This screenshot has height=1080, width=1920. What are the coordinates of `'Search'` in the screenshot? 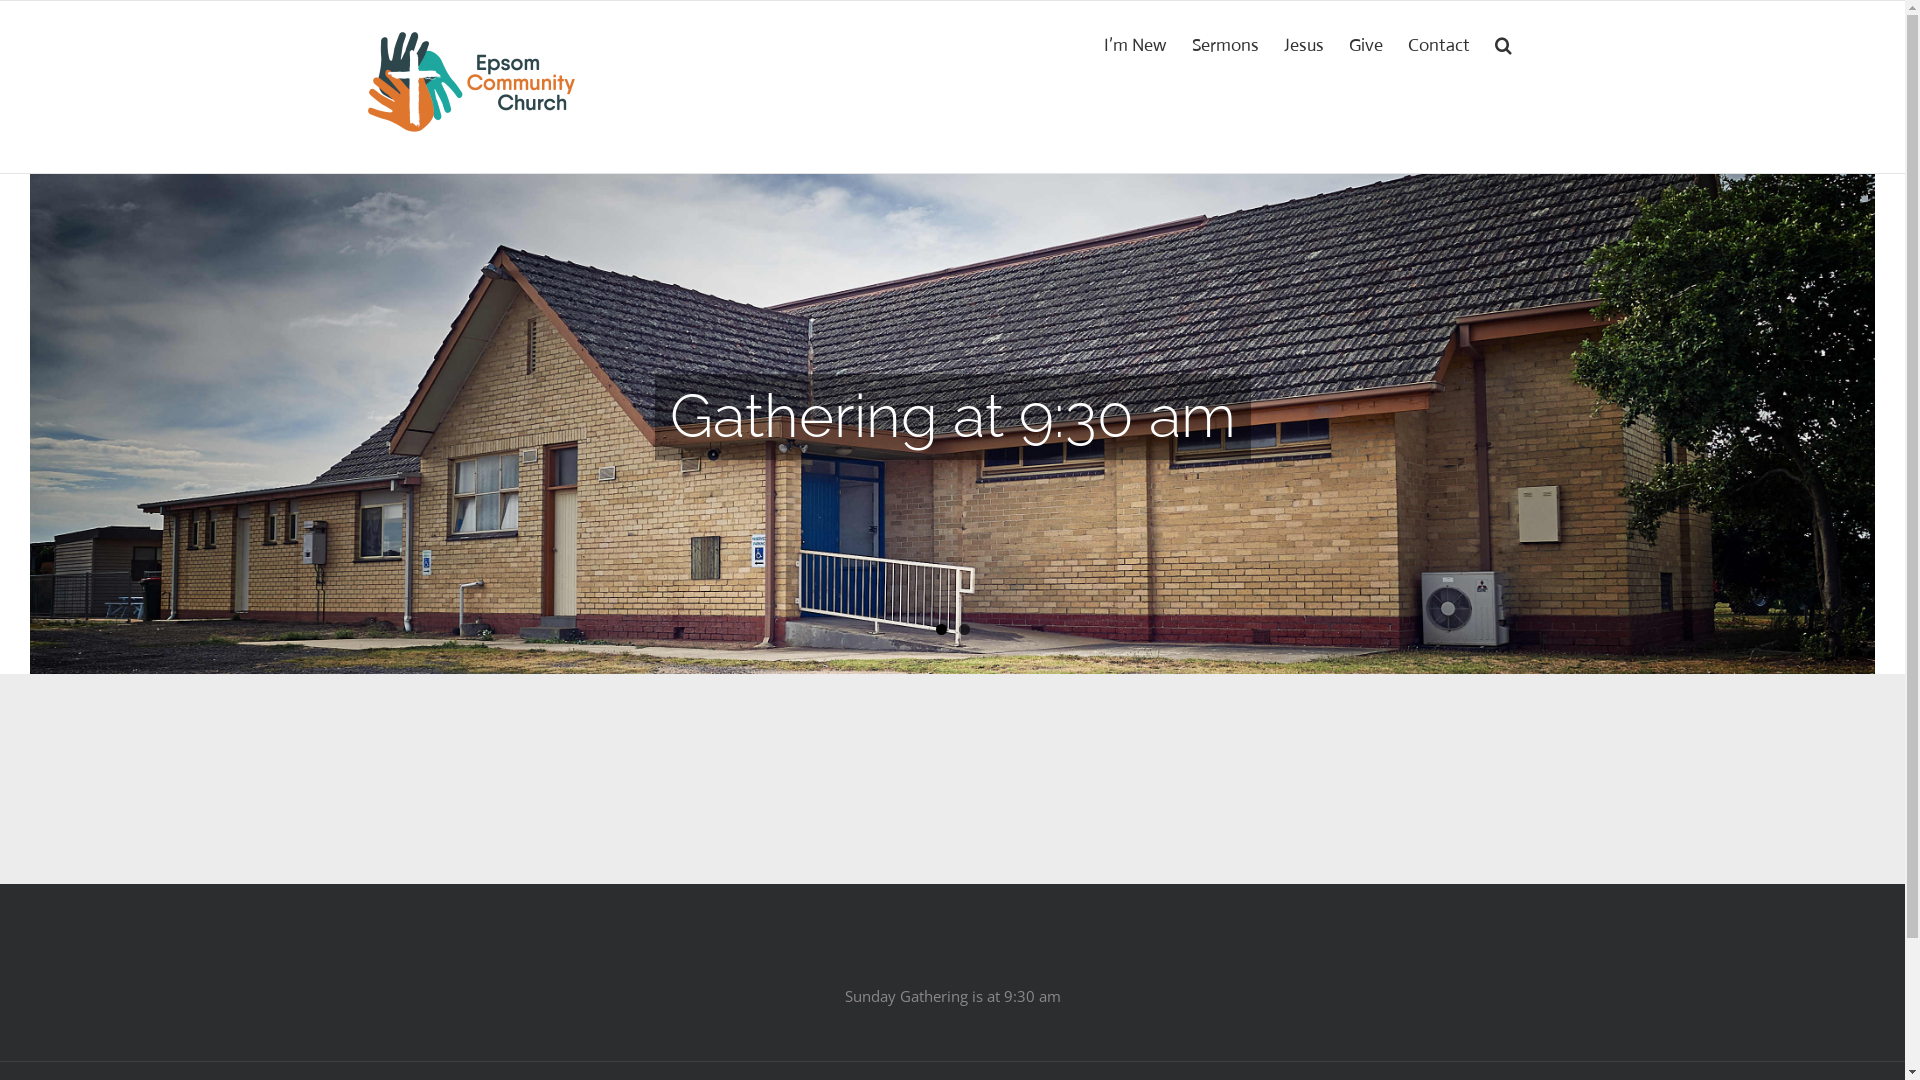 It's located at (1503, 42).